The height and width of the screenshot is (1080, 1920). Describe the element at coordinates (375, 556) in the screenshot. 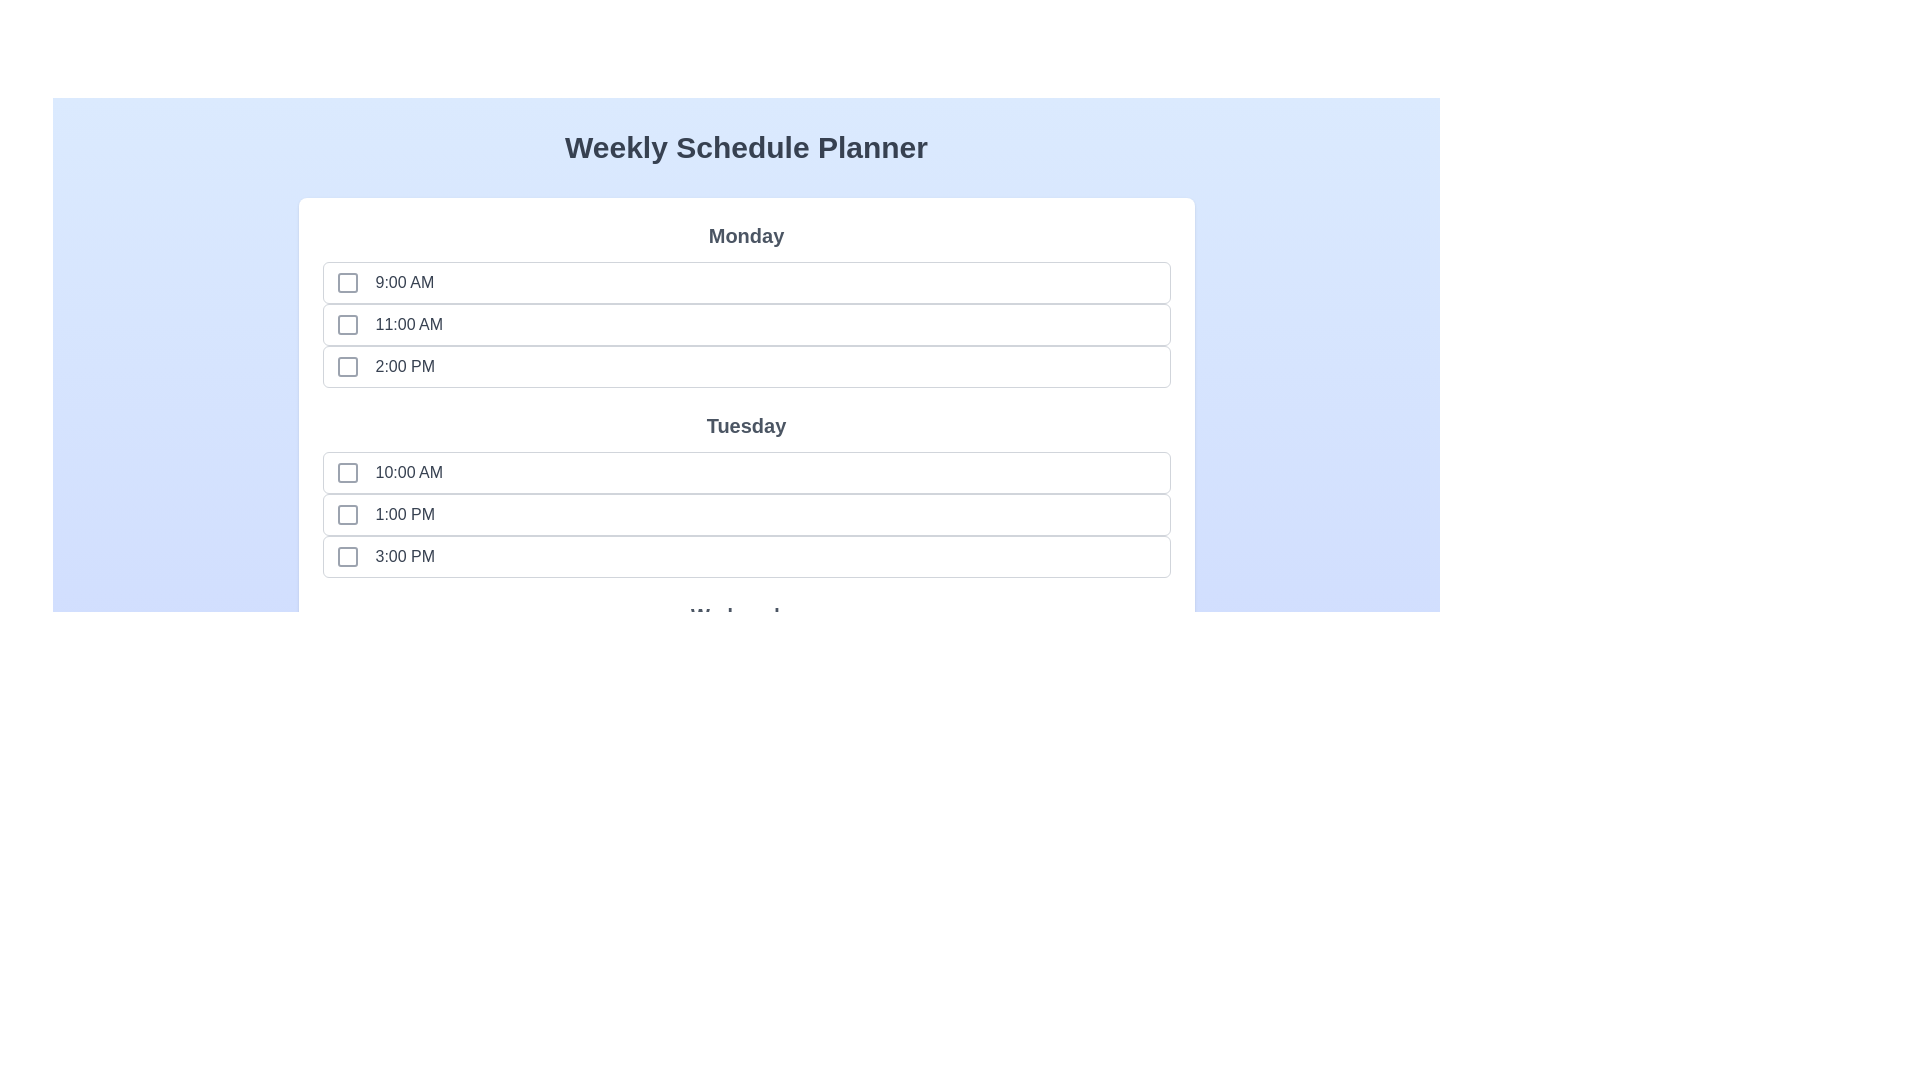

I see `the time slot labeled 3:00 PM to observe the hover effect` at that location.